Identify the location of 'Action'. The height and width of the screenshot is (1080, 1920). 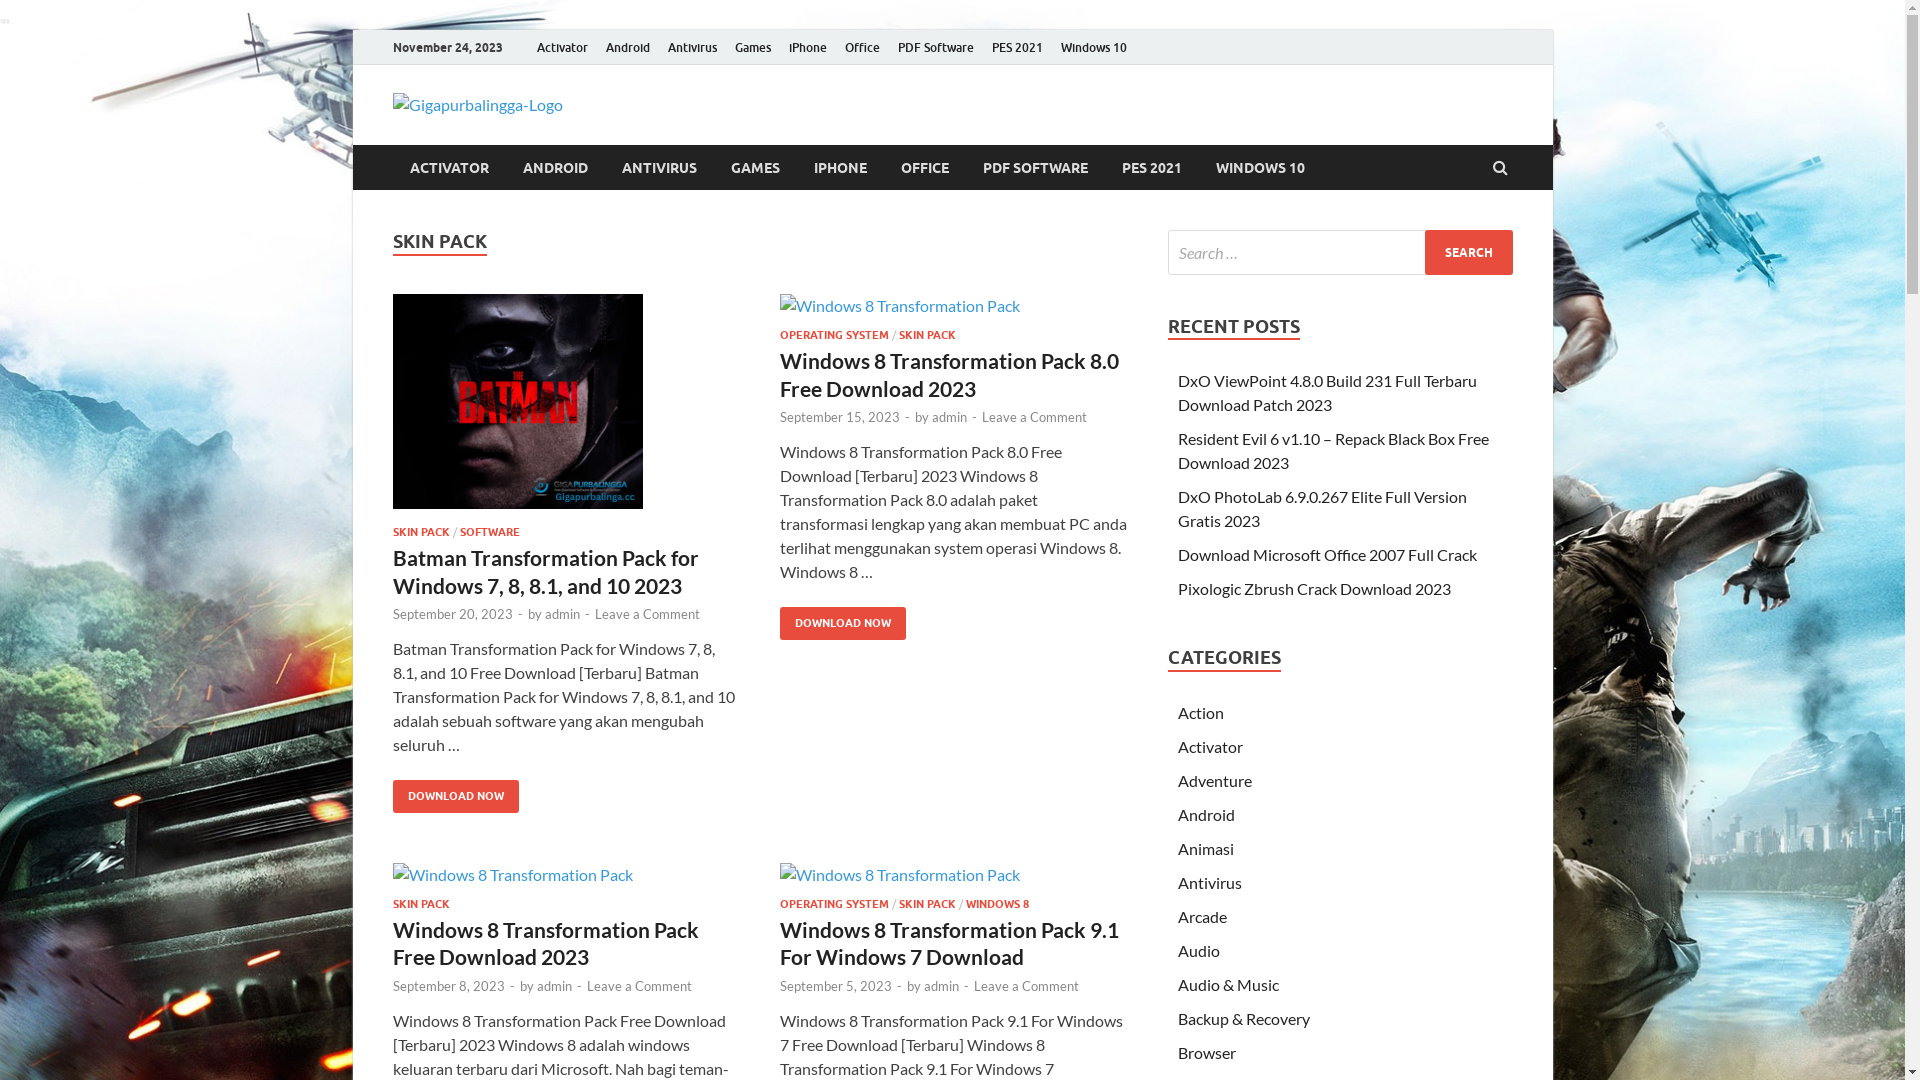
(1200, 711).